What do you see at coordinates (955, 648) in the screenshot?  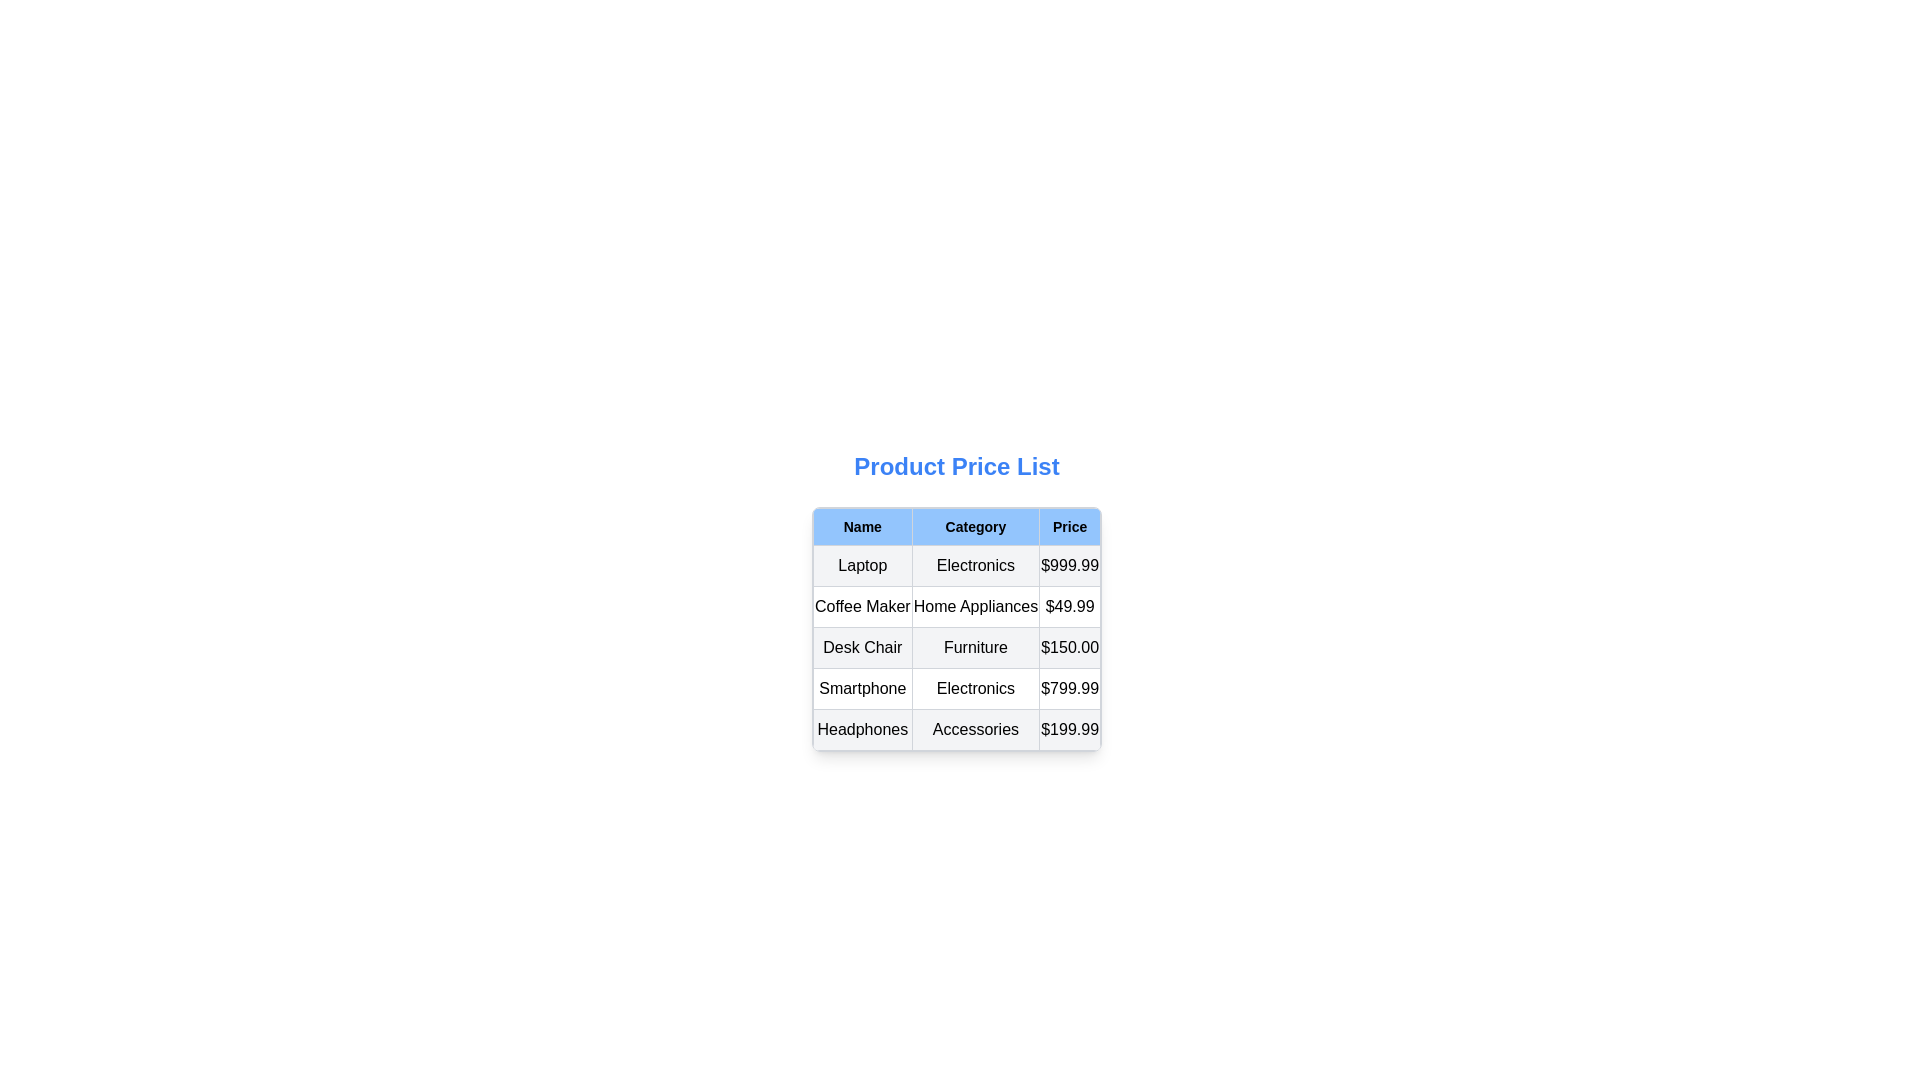 I see `the third row in the product information table, which contains 'Desk Chair', 'Furniture', and '$150.00', positioned between the 'Coffee Maker' and 'Smartphone' rows` at bounding box center [955, 648].